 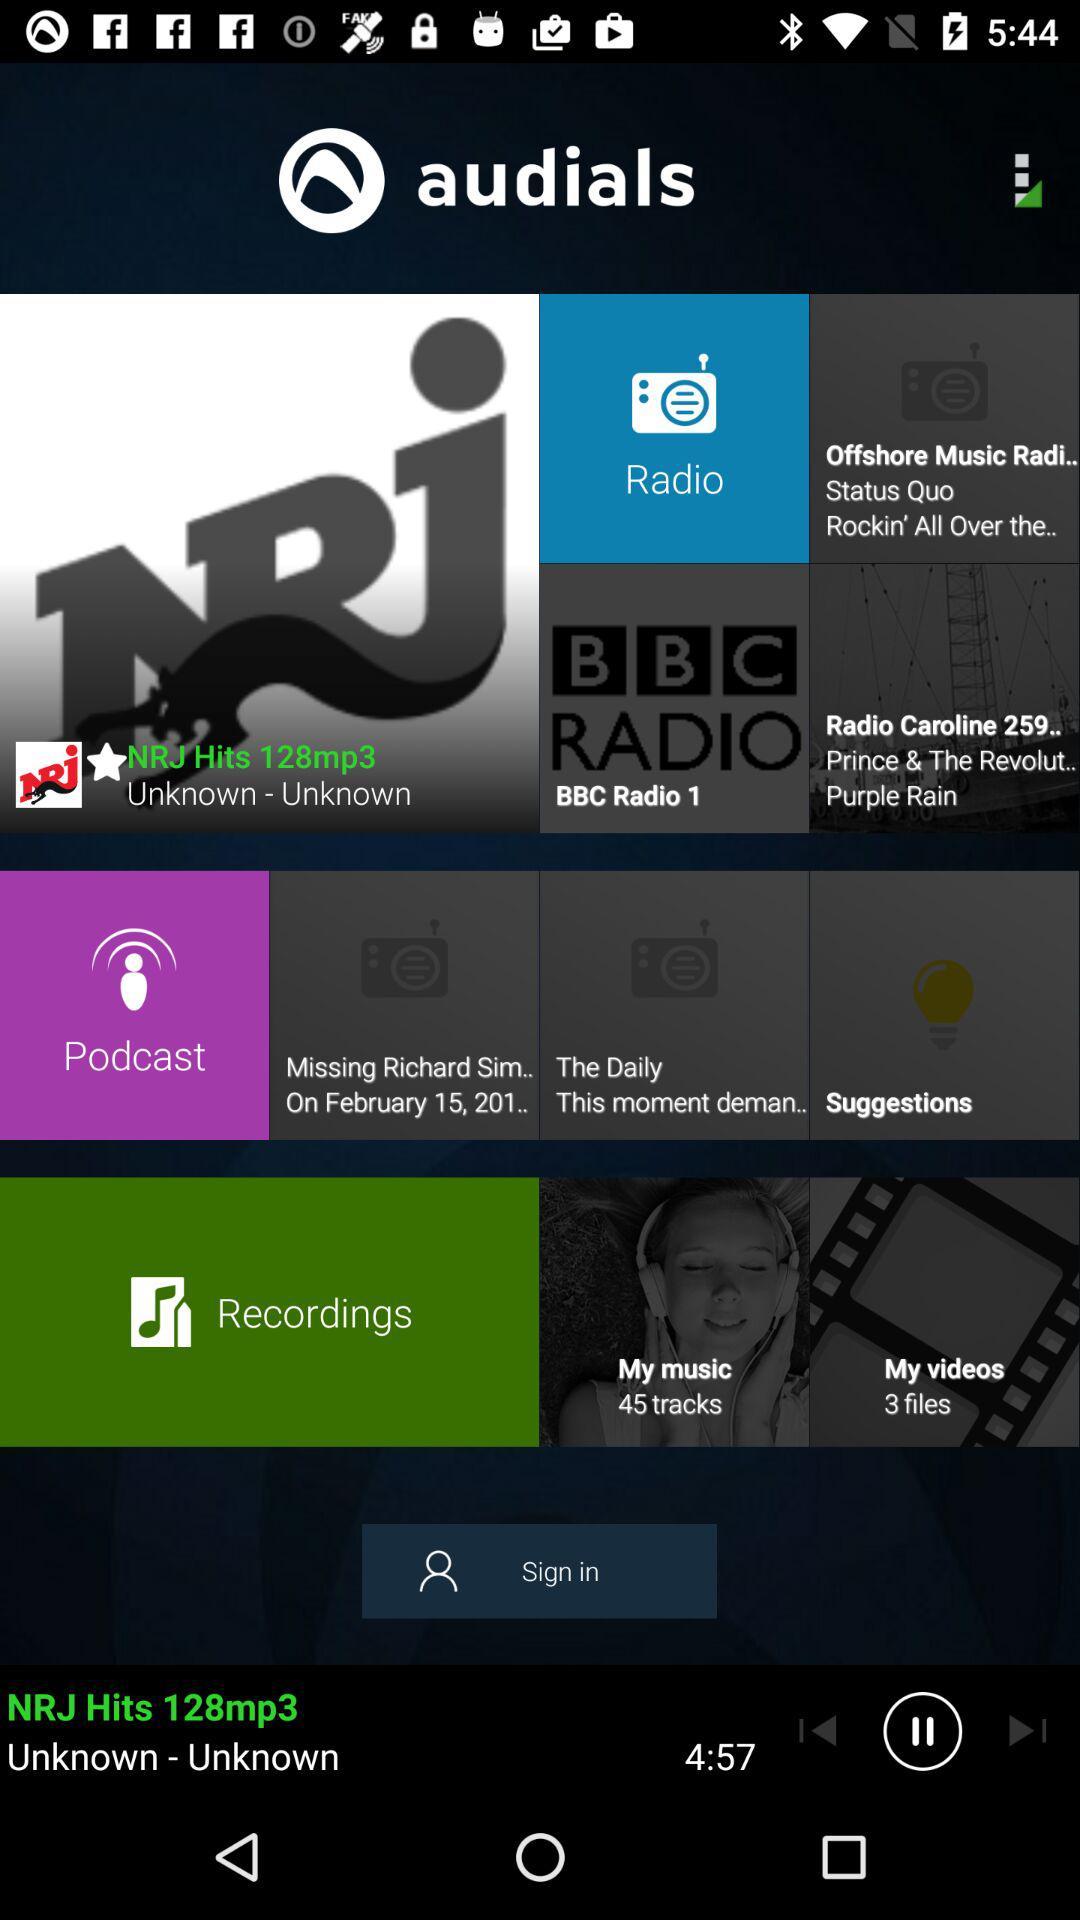 What do you see at coordinates (1027, 1730) in the screenshot?
I see `skip to next song` at bounding box center [1027, 1730].